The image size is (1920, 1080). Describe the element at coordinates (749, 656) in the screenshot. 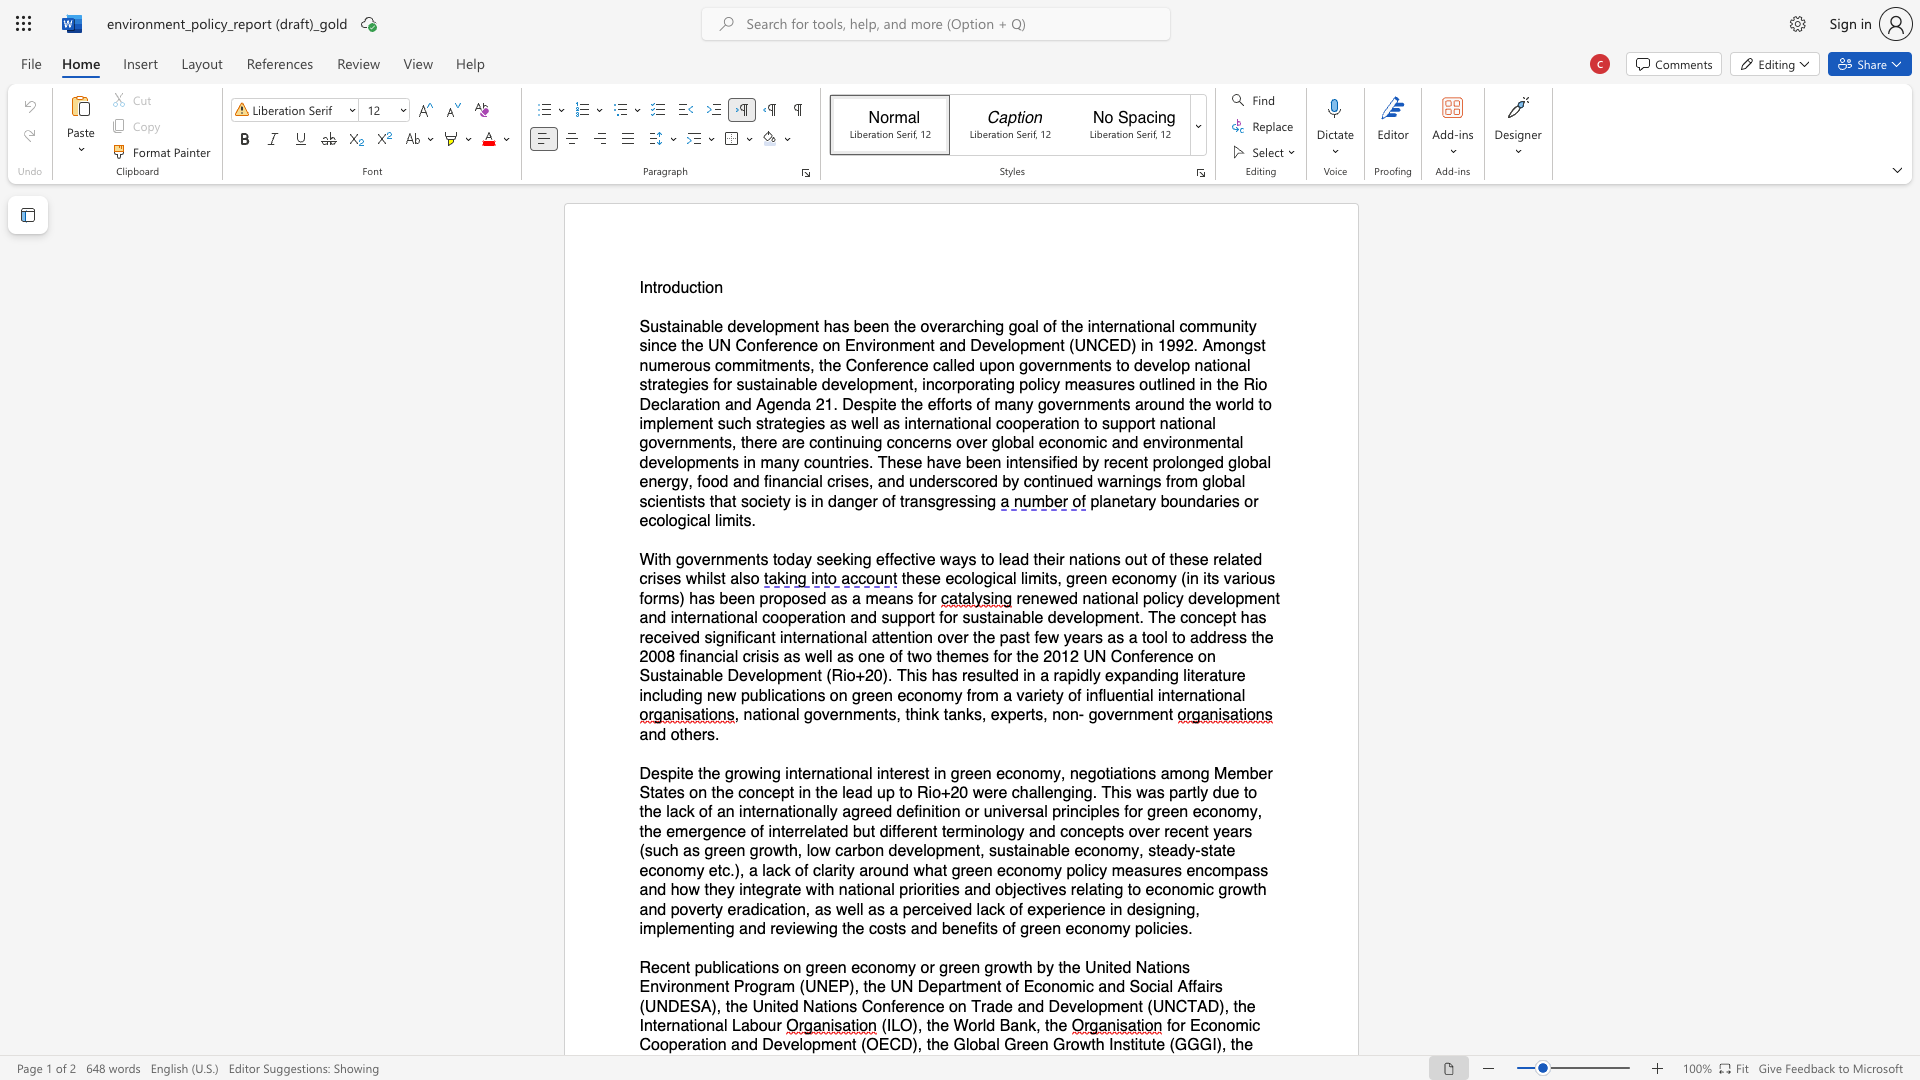

I see `the subset text "risi" within the text "financial crisis"` at that location.